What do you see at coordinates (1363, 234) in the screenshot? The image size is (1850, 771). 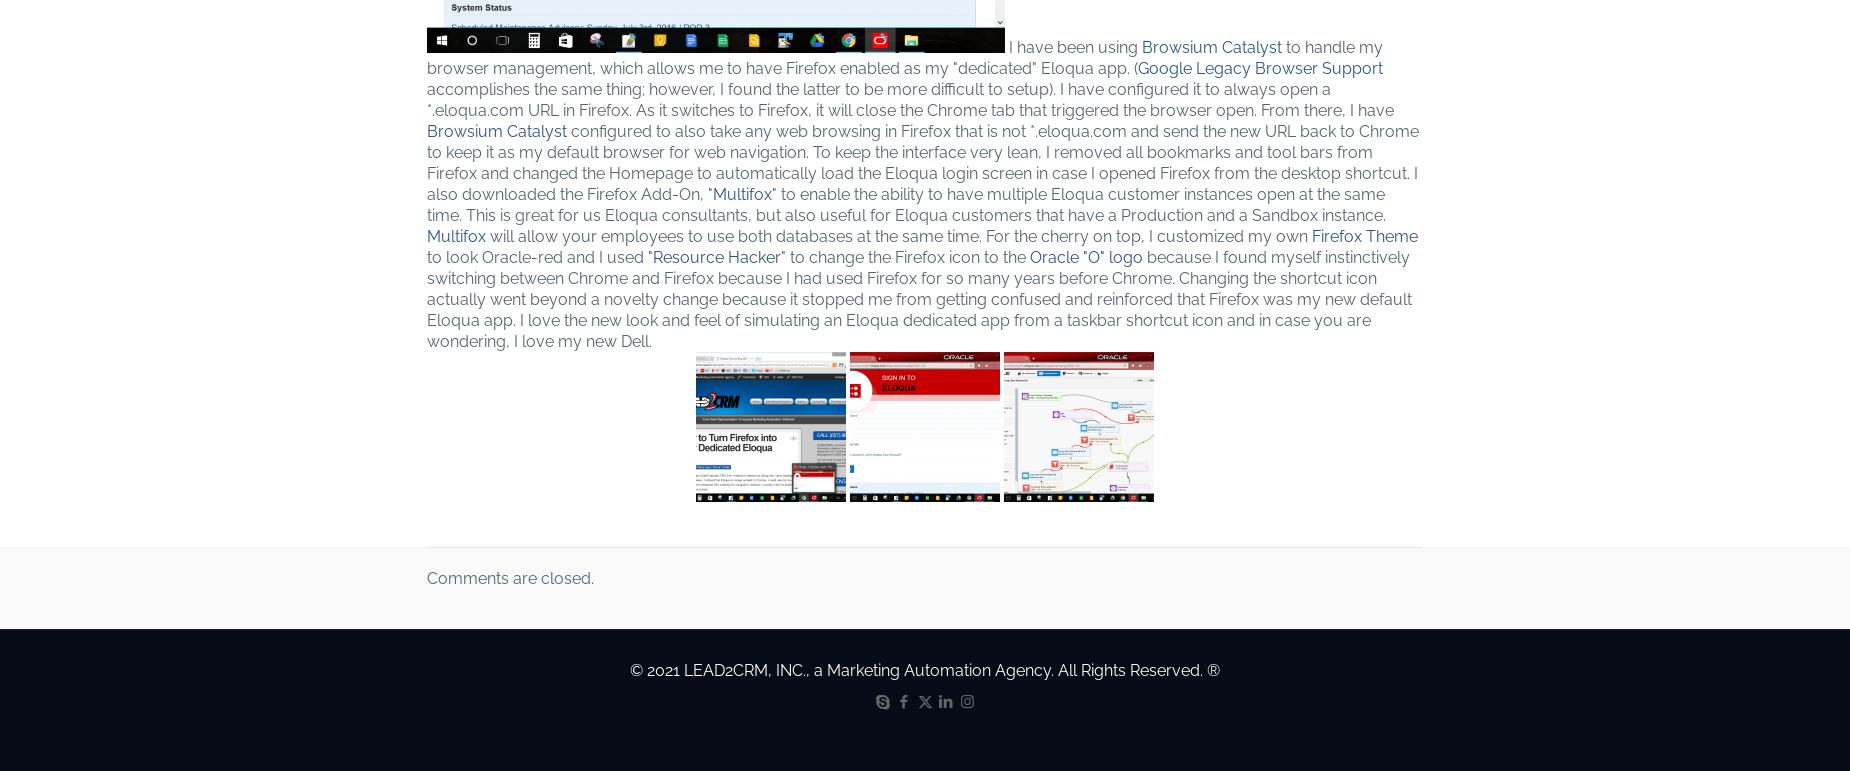 I see `'Firefox Theme'` at bounding box center [1363, 234].